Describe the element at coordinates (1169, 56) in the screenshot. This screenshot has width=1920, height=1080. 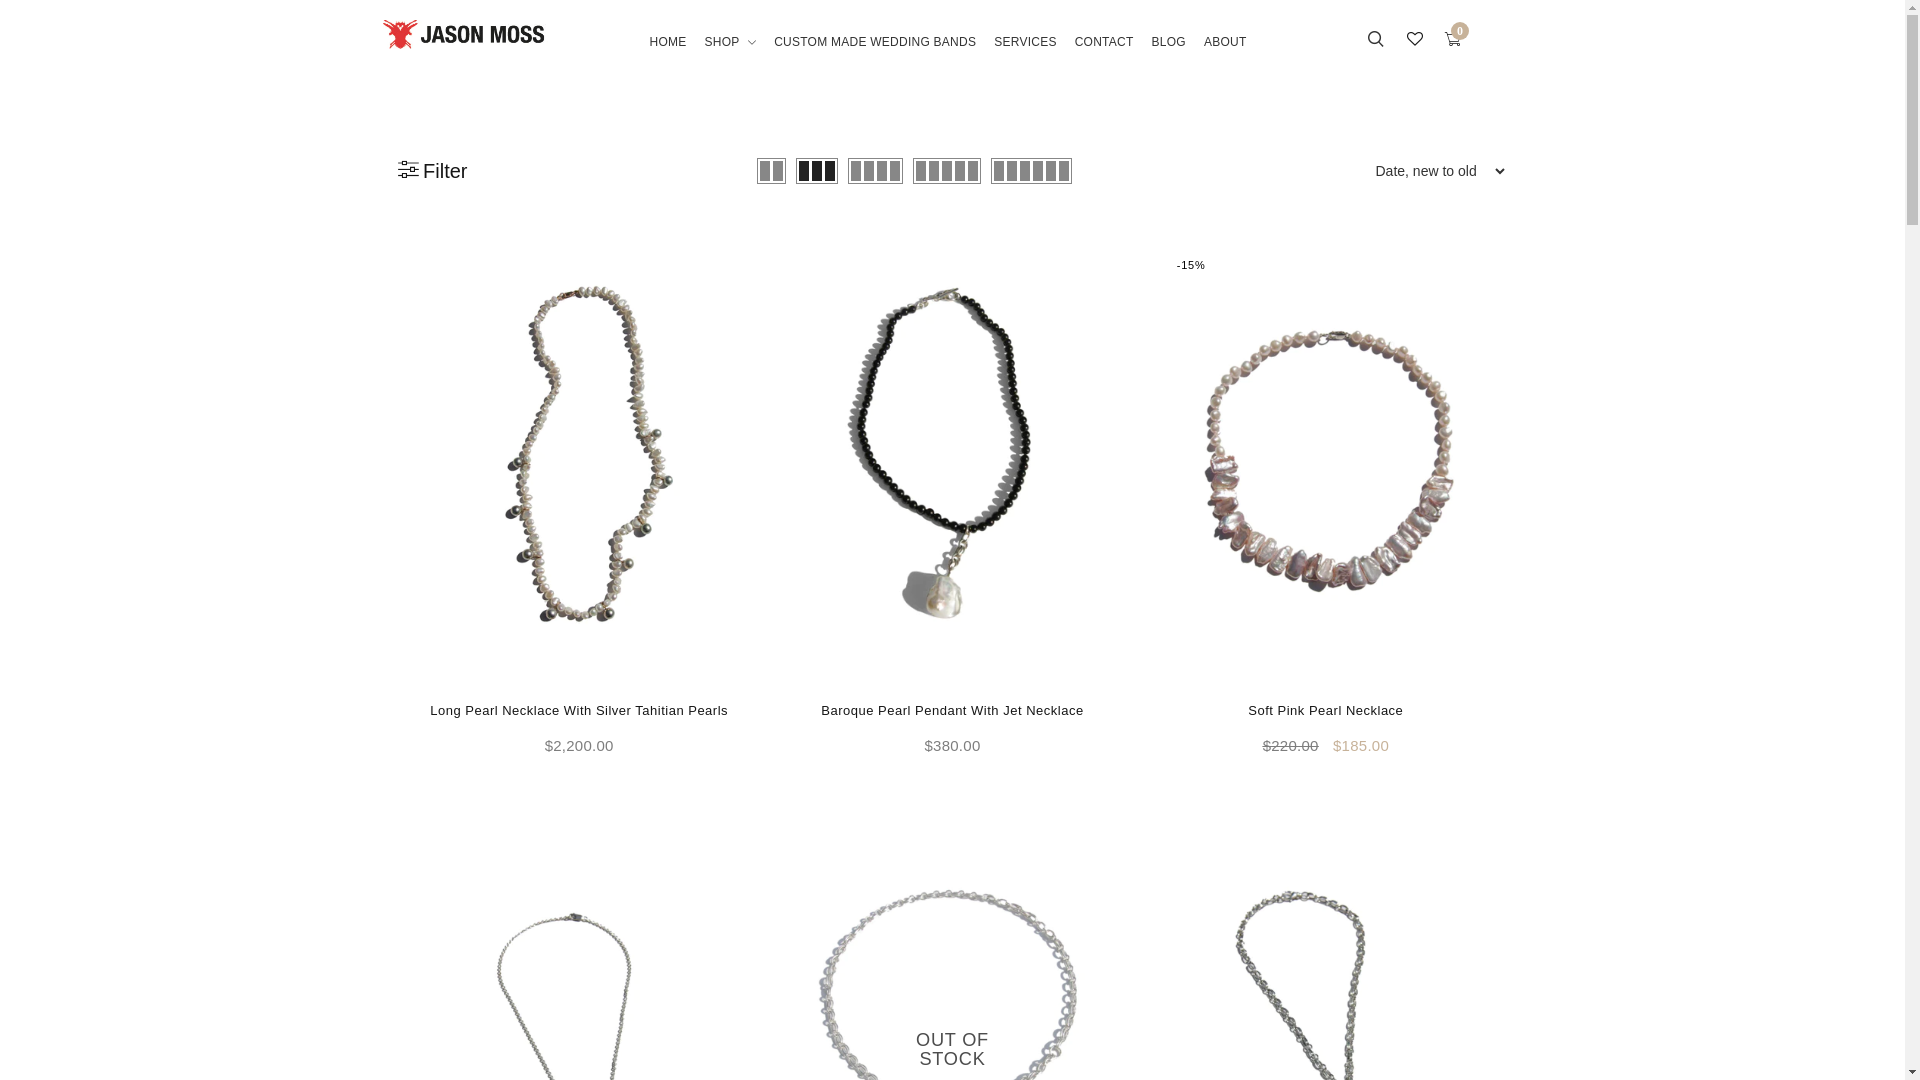
I see `'BLOG'` at that location.